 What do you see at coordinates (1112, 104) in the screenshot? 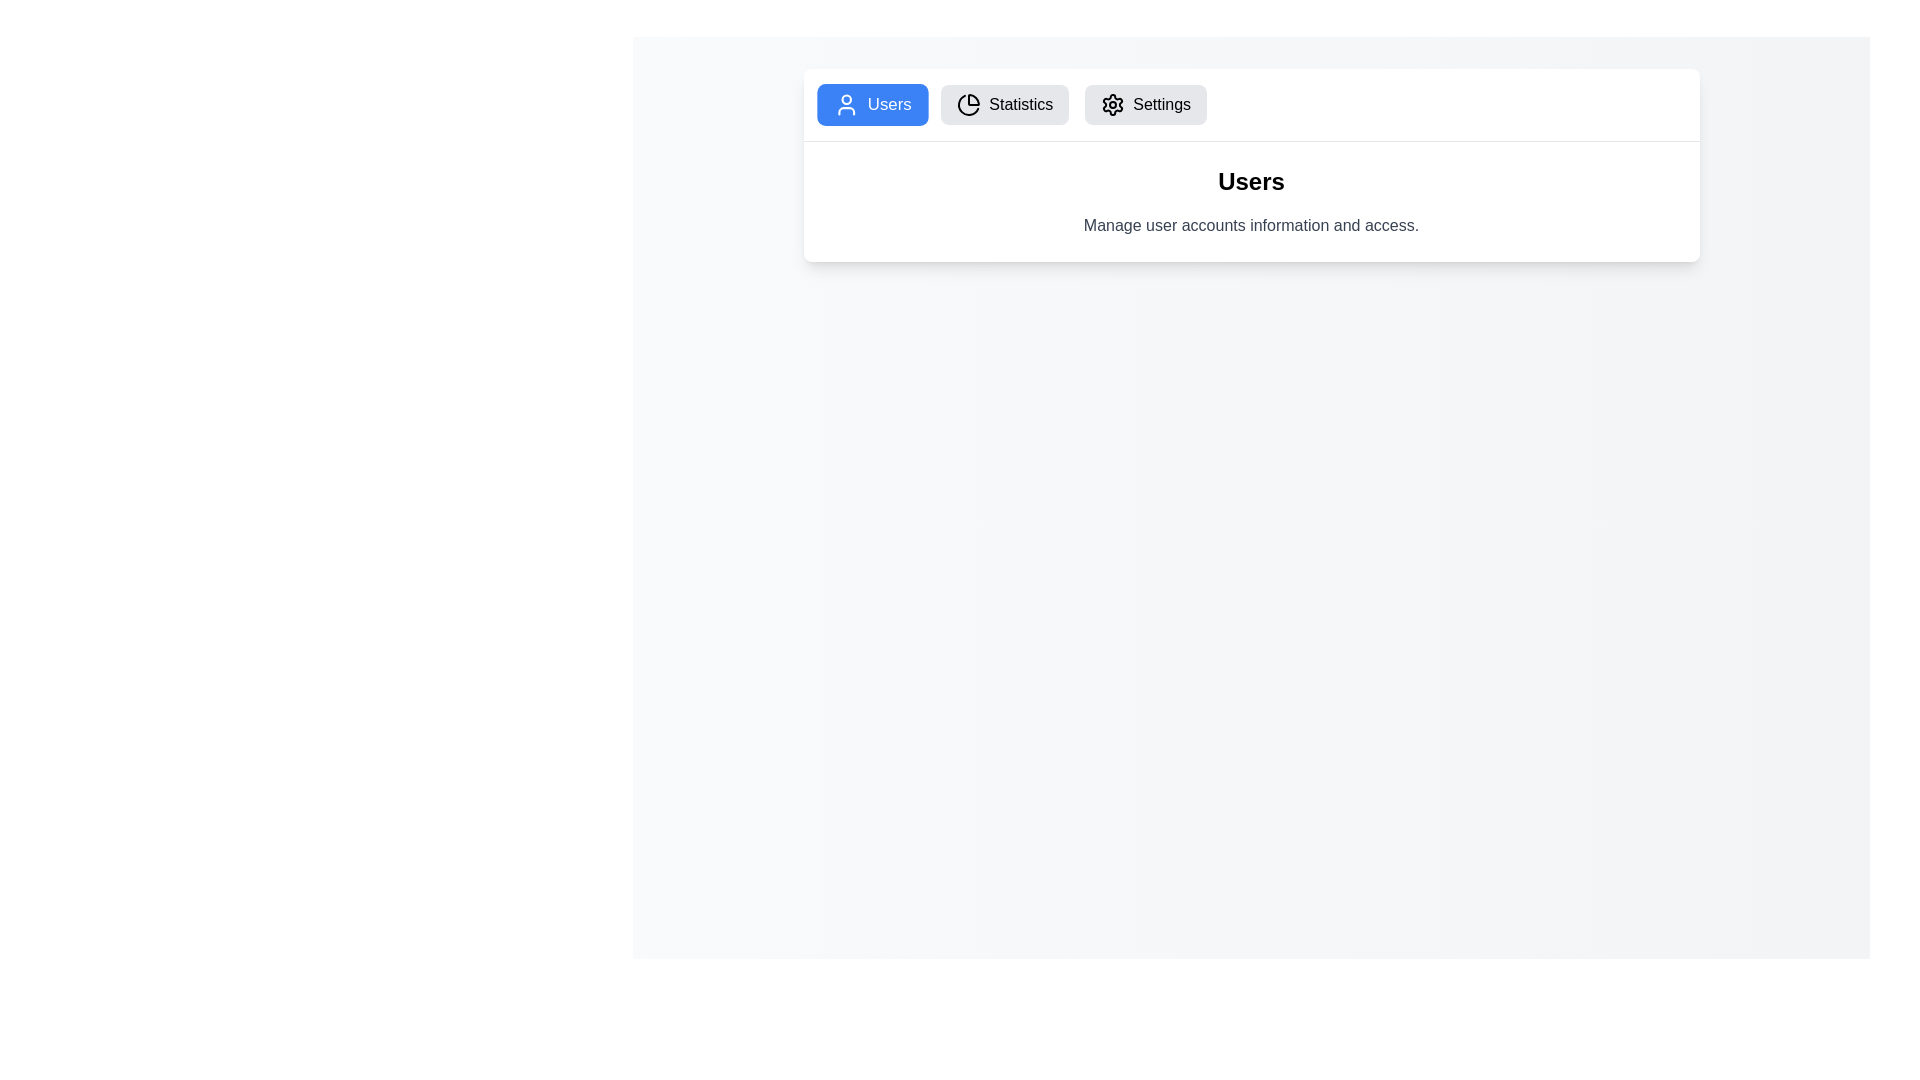
I see `the gear-like icon representing the settings menu in the navigation bar` at bounding box center [1112, 104].